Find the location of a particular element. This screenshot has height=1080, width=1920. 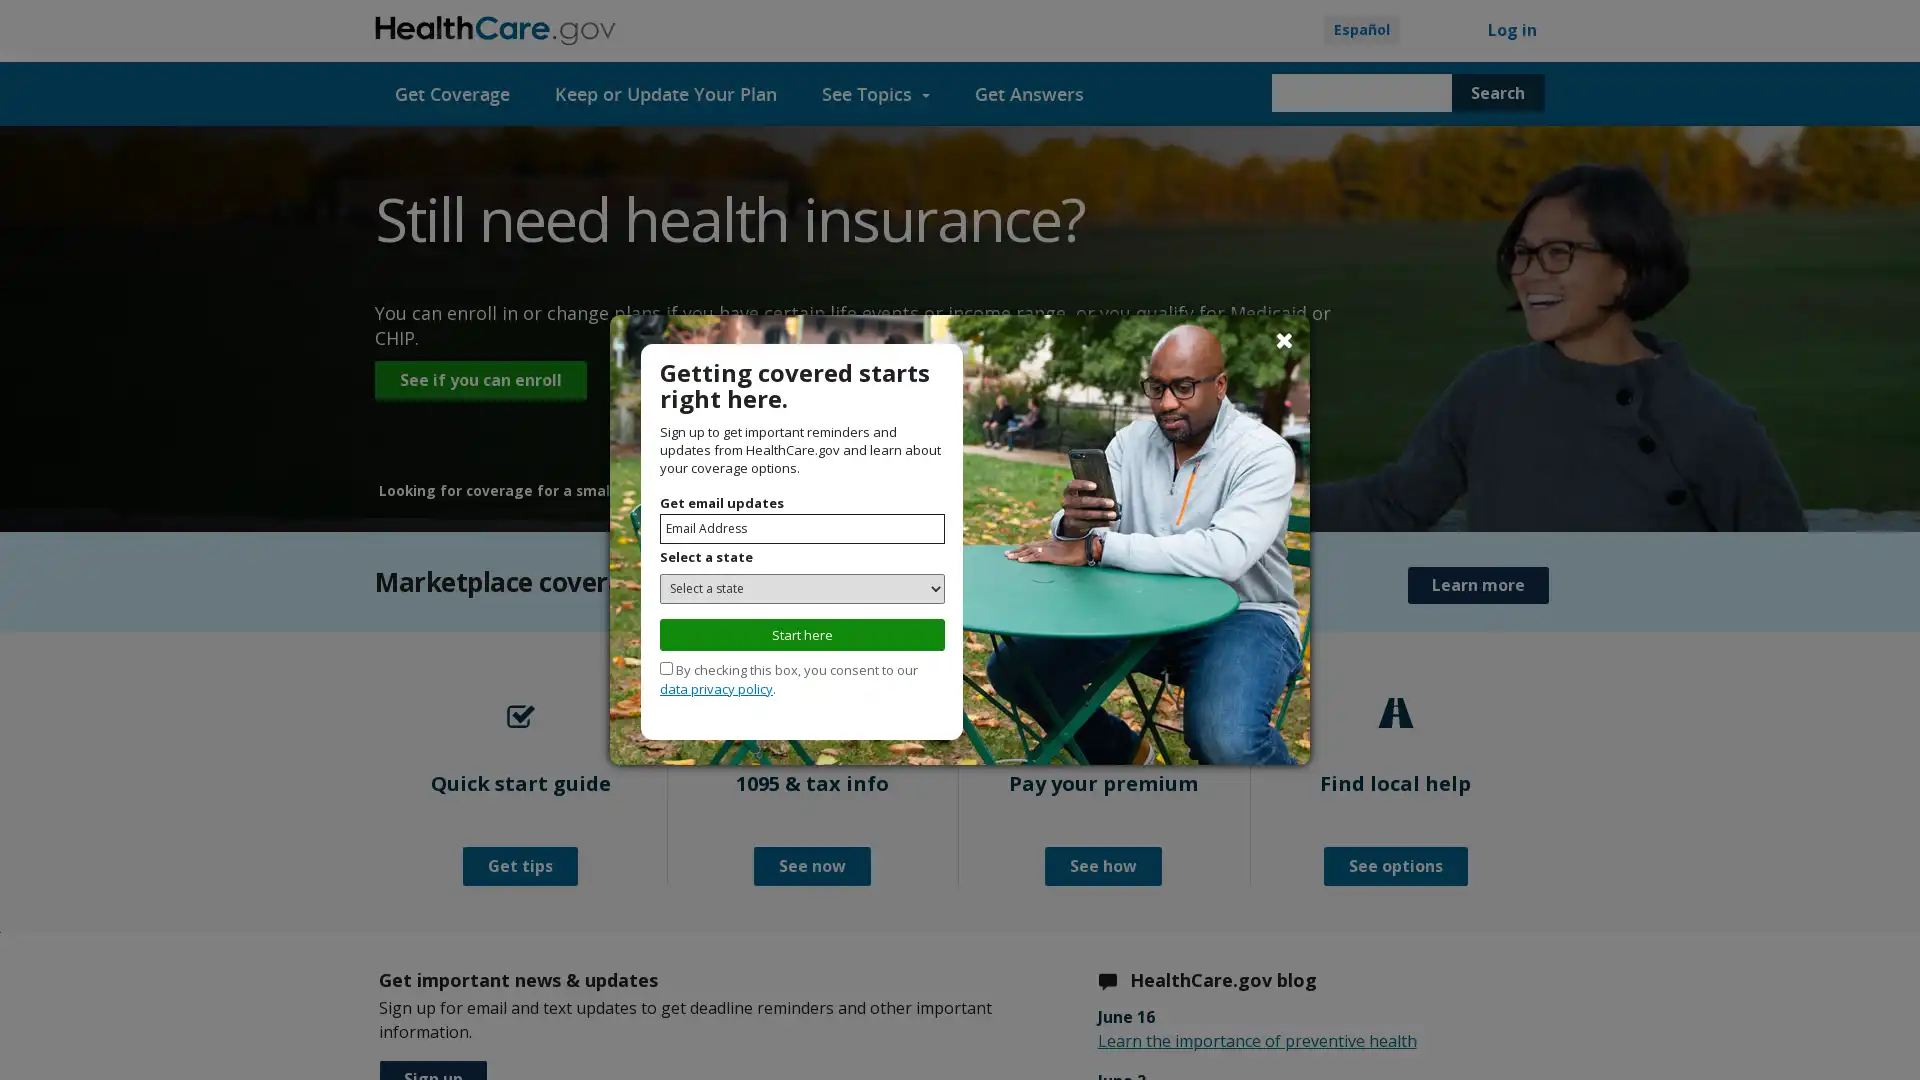

Search is located at coordinates (1497, 92).